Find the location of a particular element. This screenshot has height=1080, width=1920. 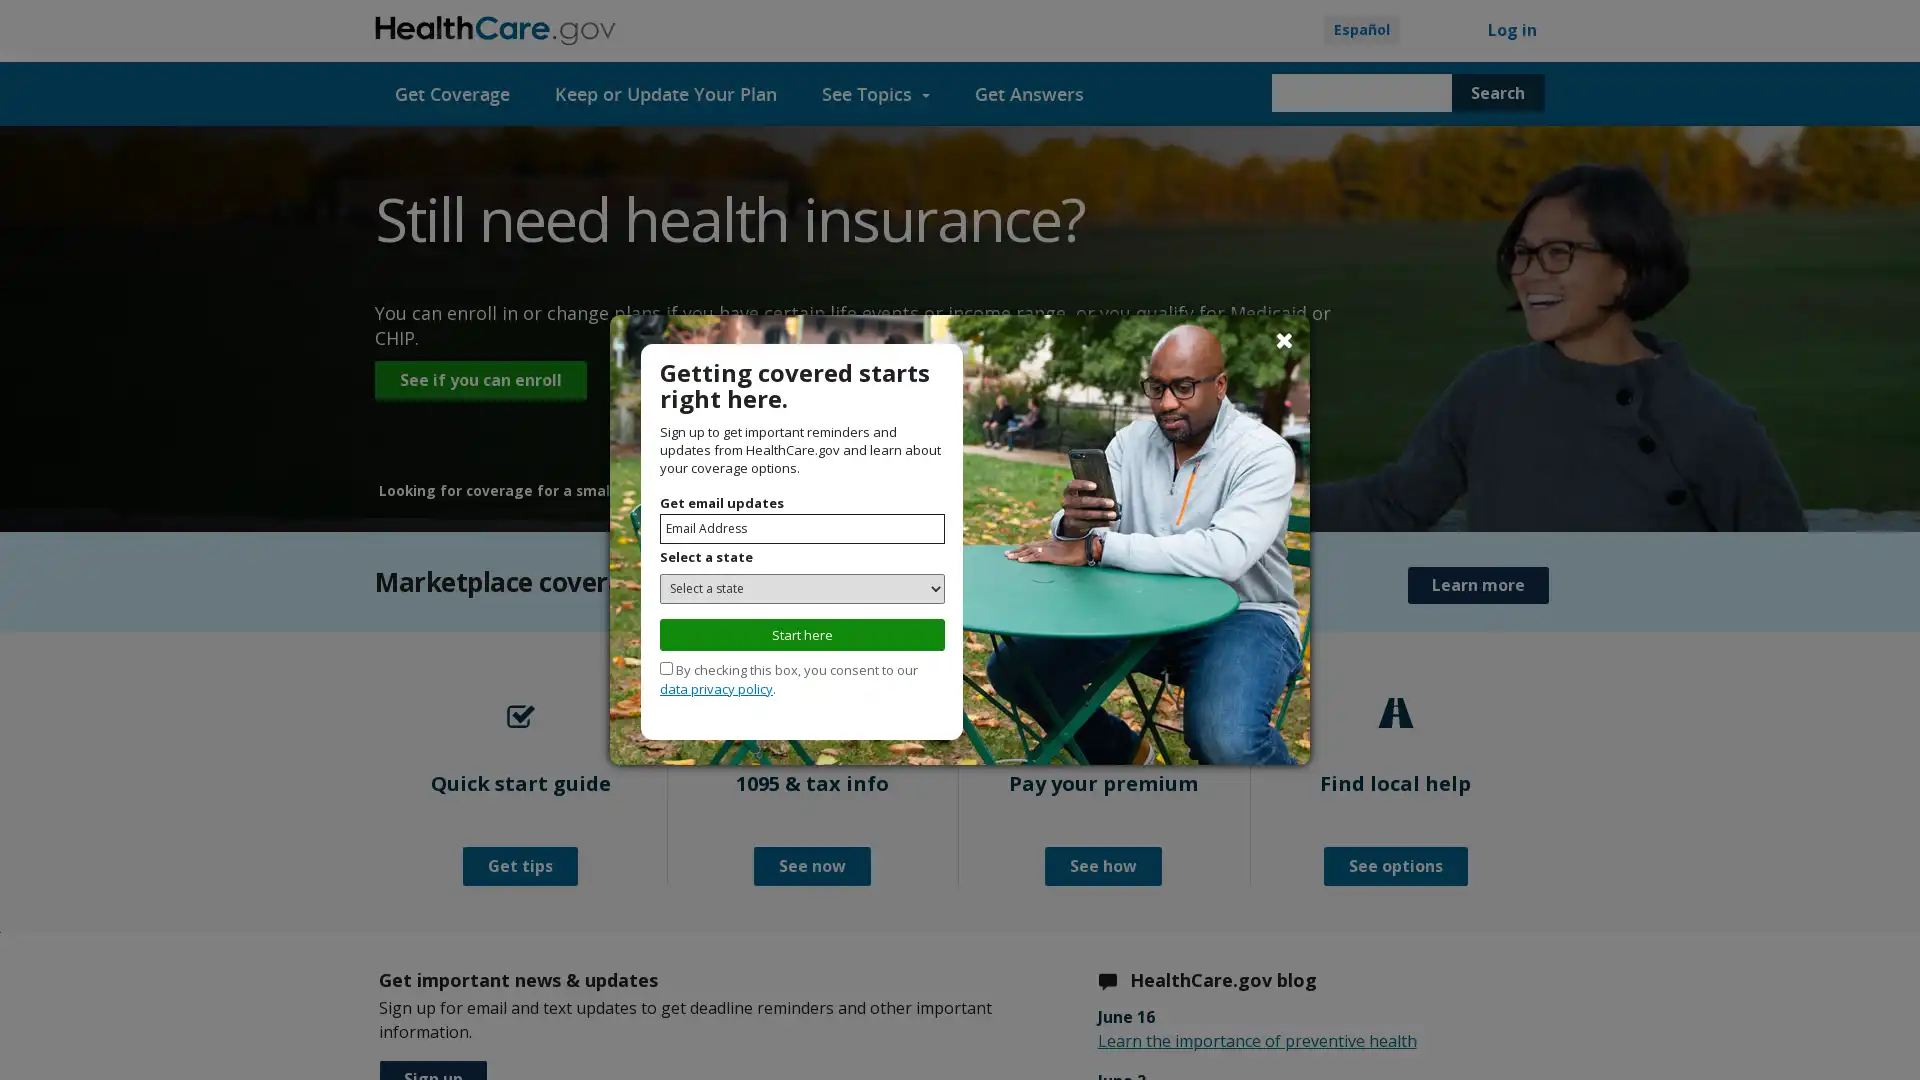

Search is located at coordinates (1497, 92).